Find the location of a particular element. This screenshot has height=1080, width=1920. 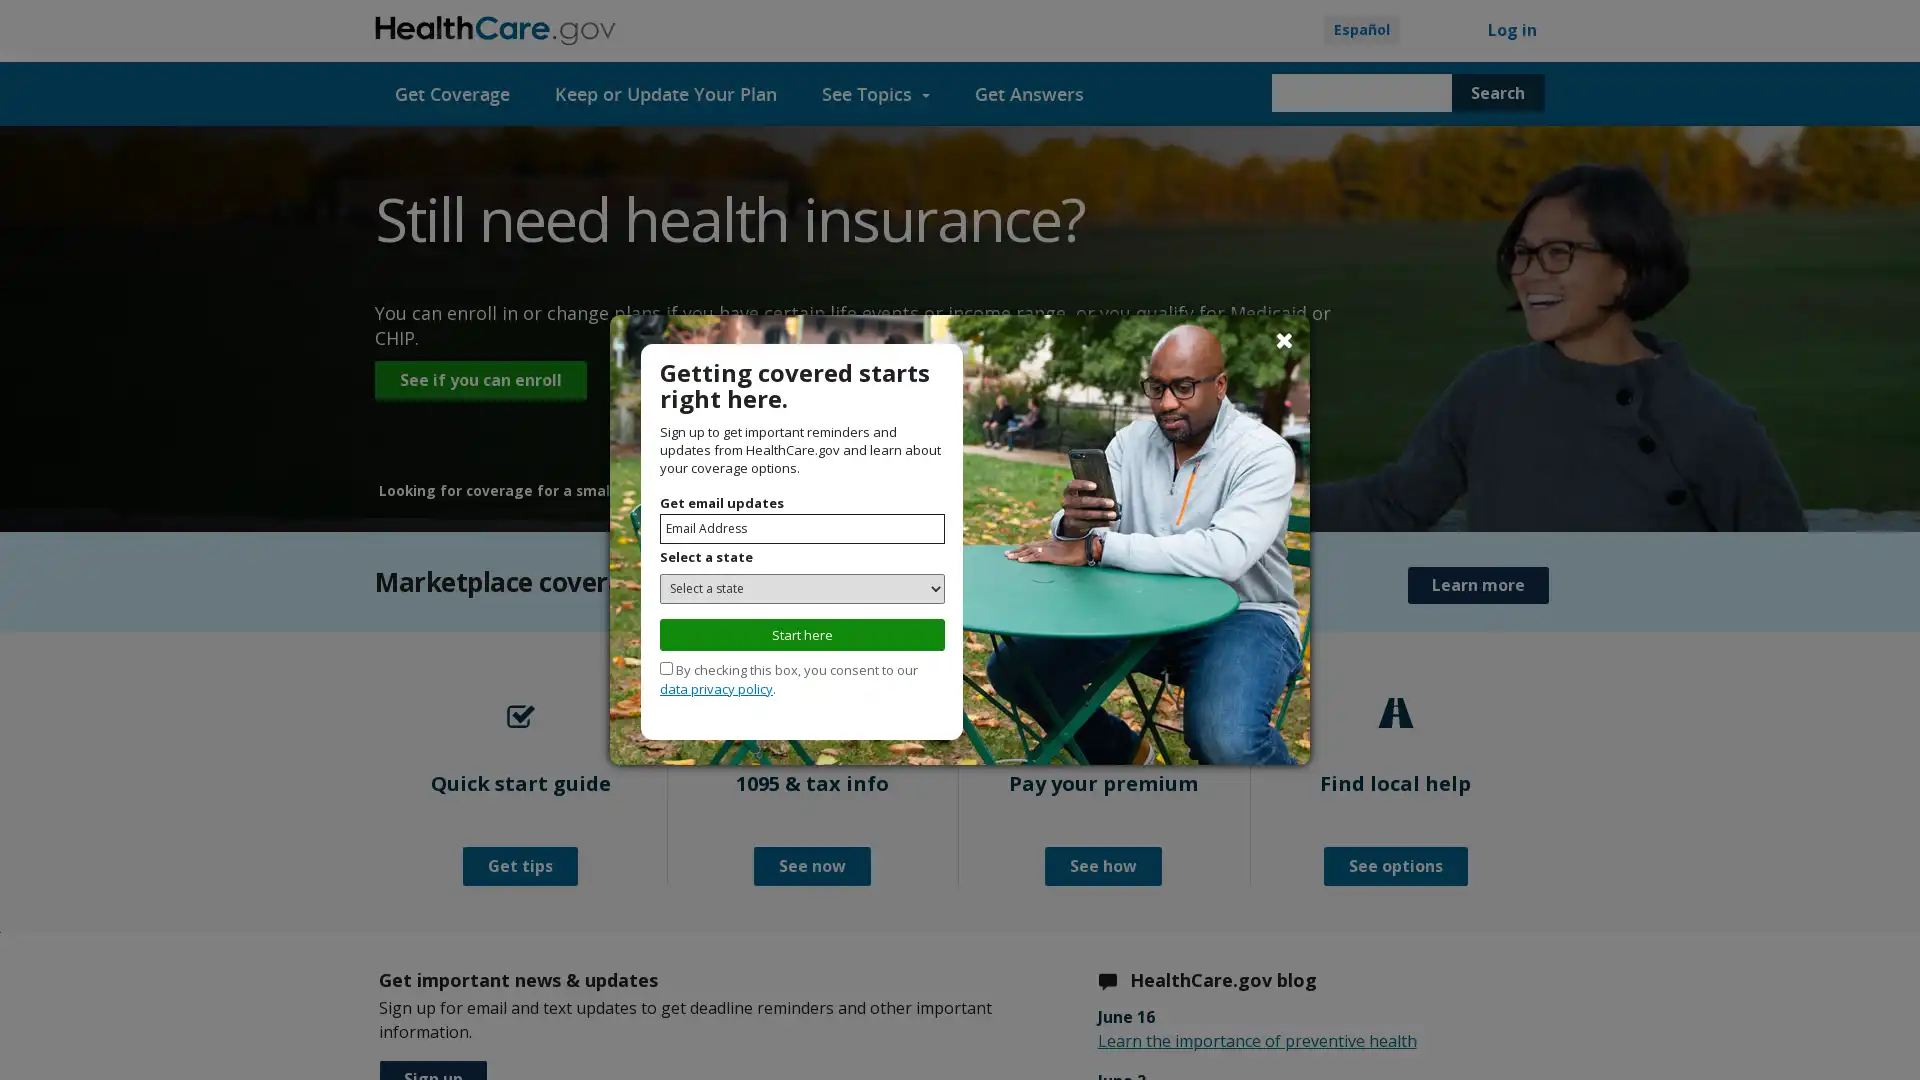

Search is located at coordinates (1497, 92).